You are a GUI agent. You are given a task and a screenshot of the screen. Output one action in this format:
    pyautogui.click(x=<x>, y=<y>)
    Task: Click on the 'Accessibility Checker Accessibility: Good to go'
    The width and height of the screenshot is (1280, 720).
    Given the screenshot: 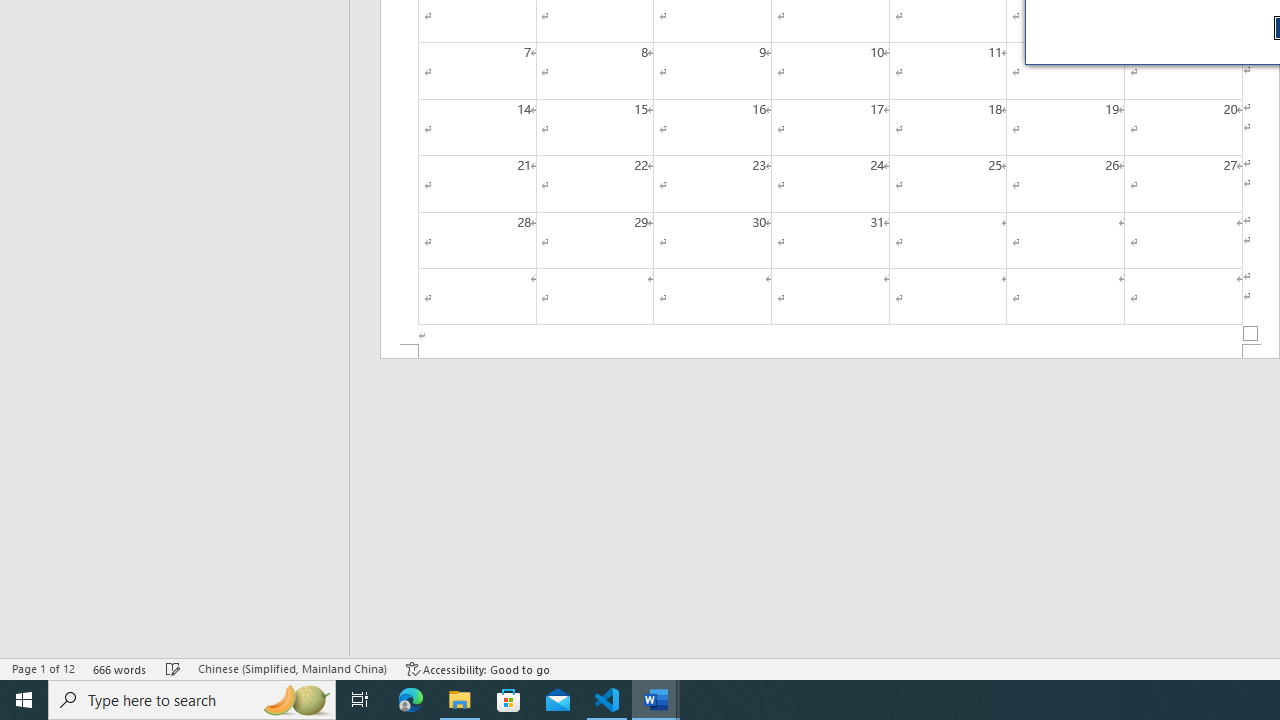 What is the action you would take?
    pyautogui.click(x=477, y=669)
    